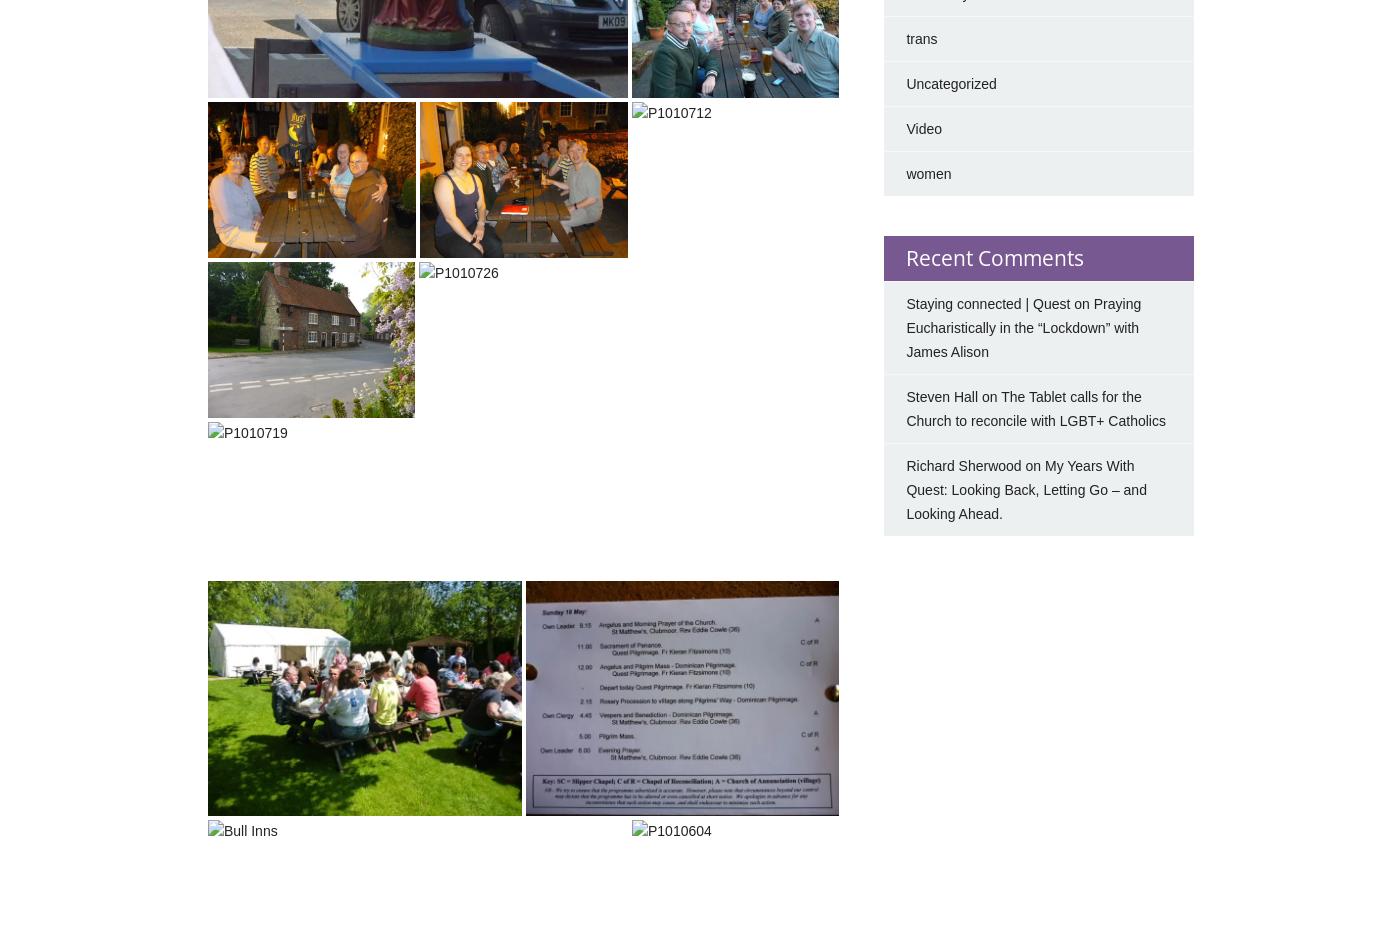 The width and height of the screenshot is (1400, 937). Describe the element at coordinates (905, 38) in the screenshot. I see `'trans'` at that location.